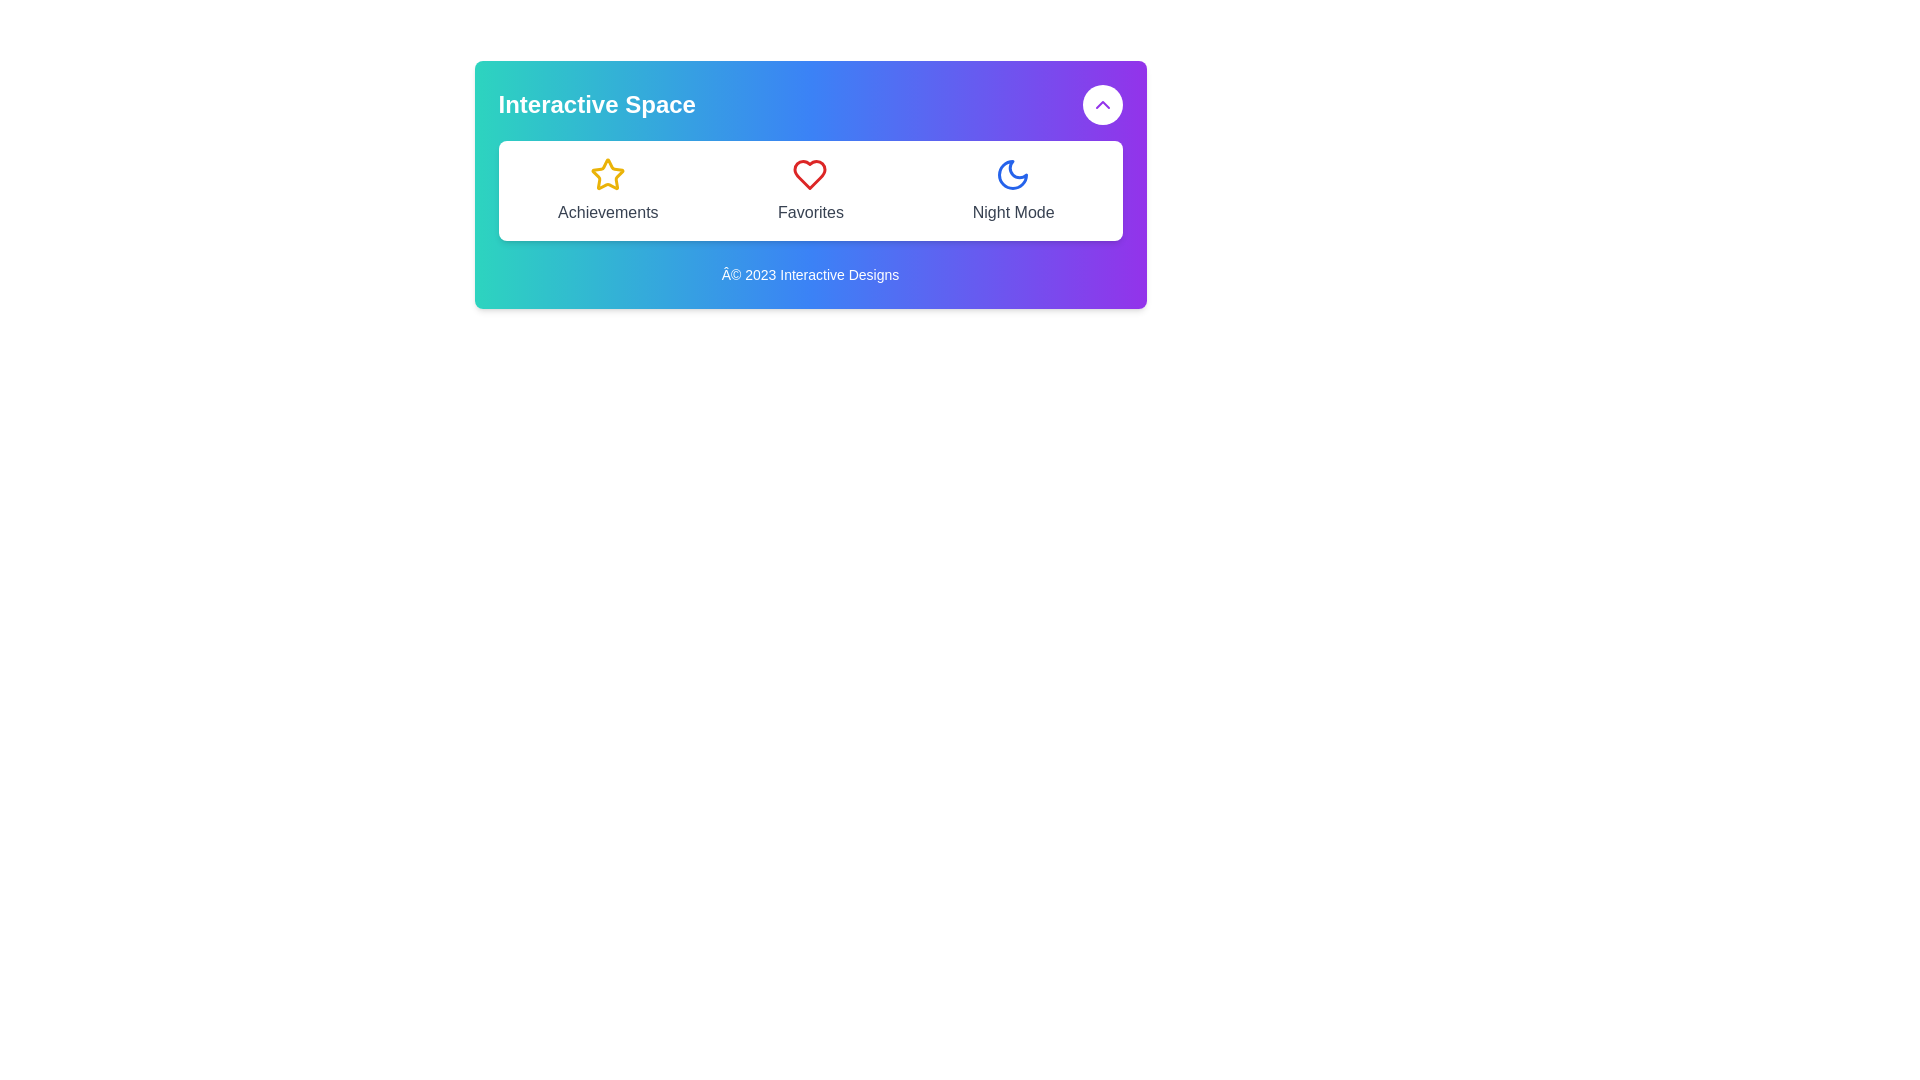  Describe the element at coordinates (810, 173) in the screenshot. I see `the heart icon in the 'Favorites' section, which signifies a favorite or liked item and is centrally positioned in the second column above the text 'Favorites'` at that location.